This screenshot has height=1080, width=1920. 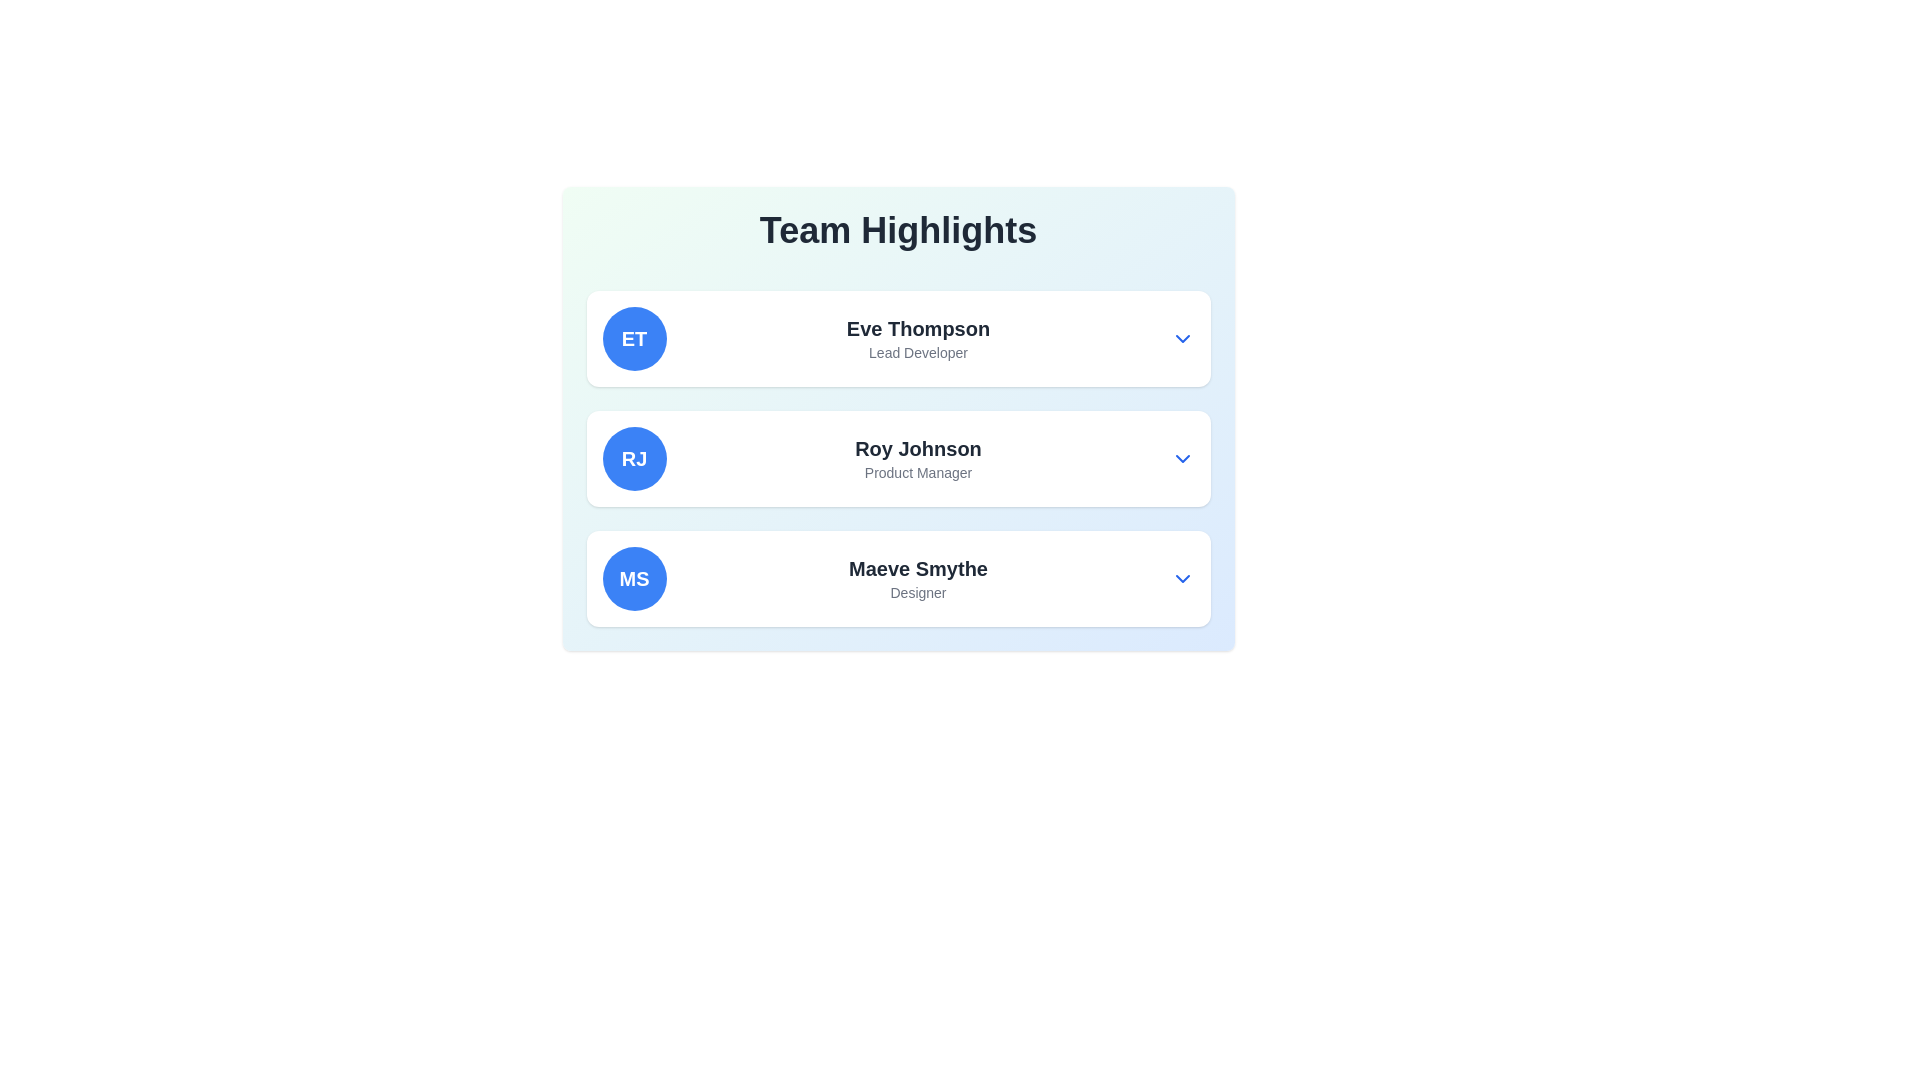 I want to click on the Dropdown Toggle Button located in the 'Maeve Smythe' profile group, so click(x=1182, y=578).